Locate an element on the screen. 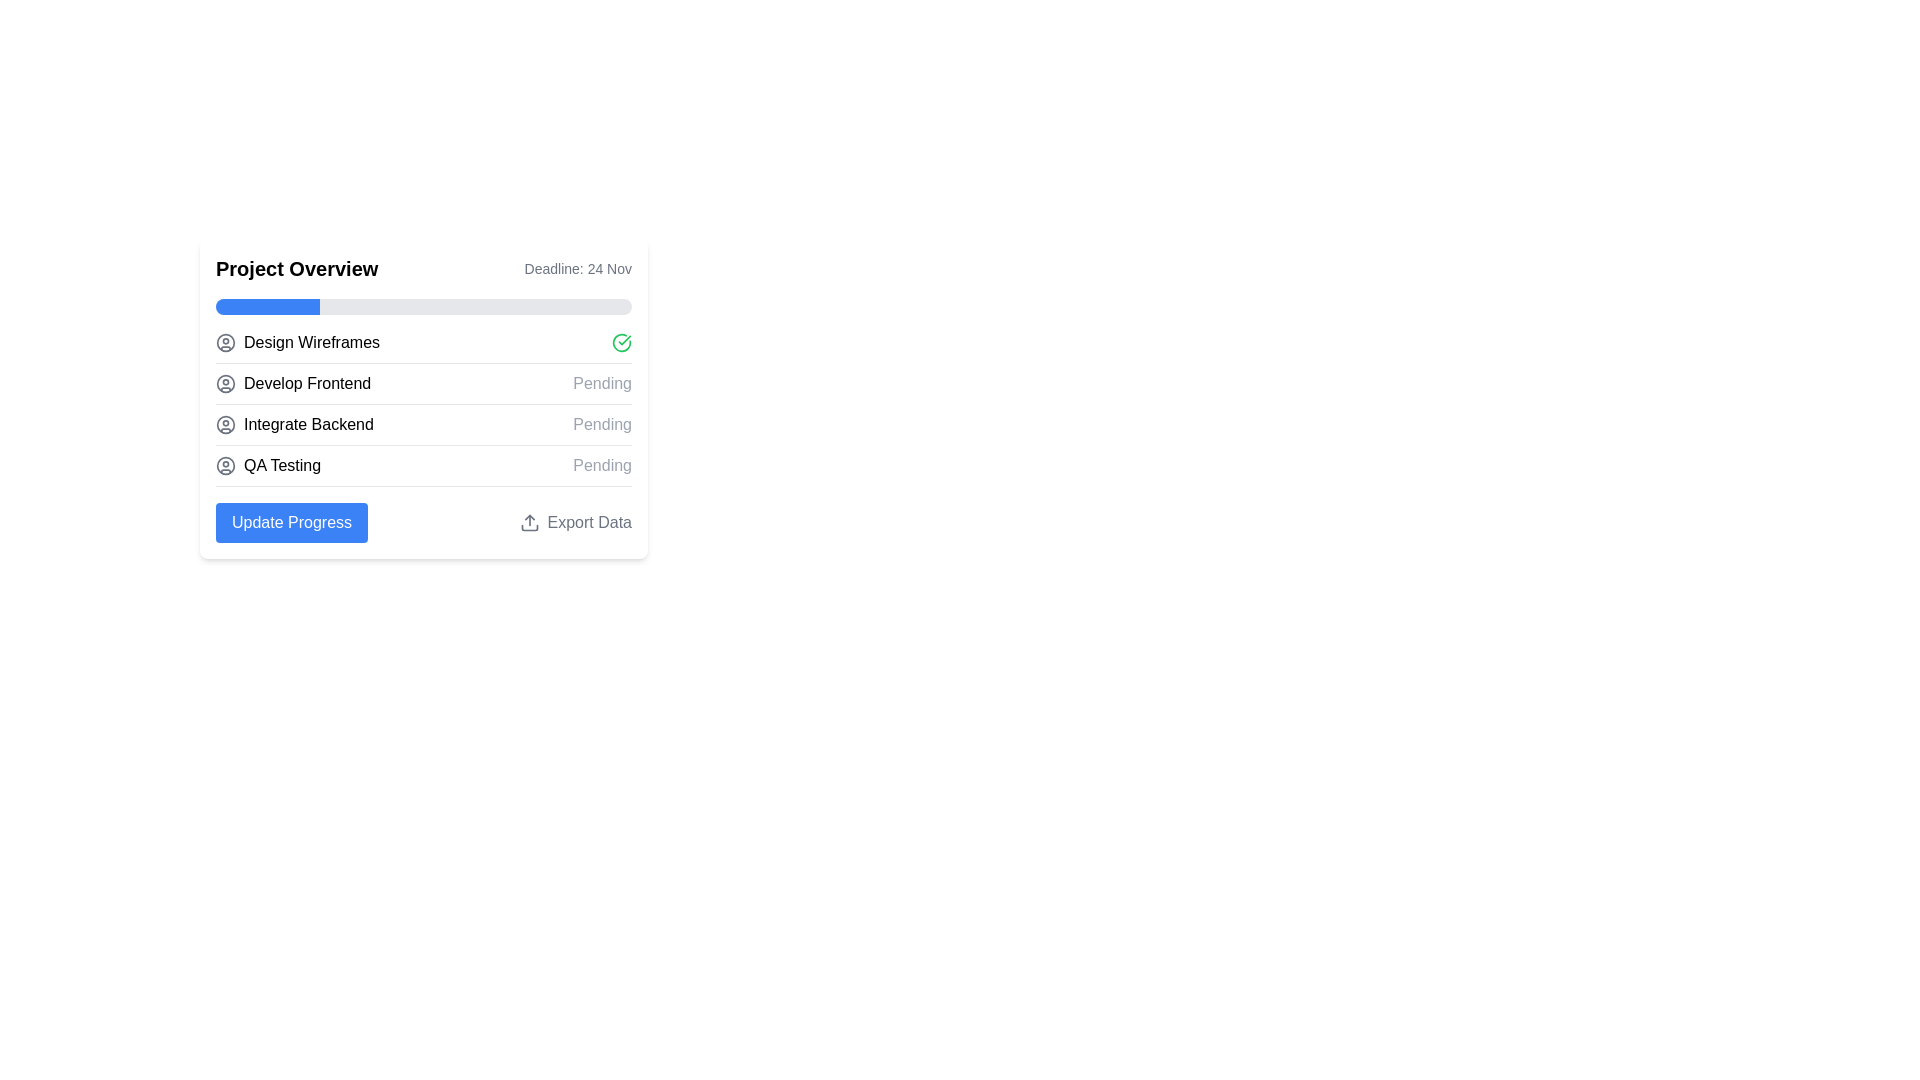 The width and height of the screenshot is (1920, 1080). the circular graphical element that is part of the second user icon from the top on the left side of the 'Project Overview' layout is located at coordinates (225, 466).